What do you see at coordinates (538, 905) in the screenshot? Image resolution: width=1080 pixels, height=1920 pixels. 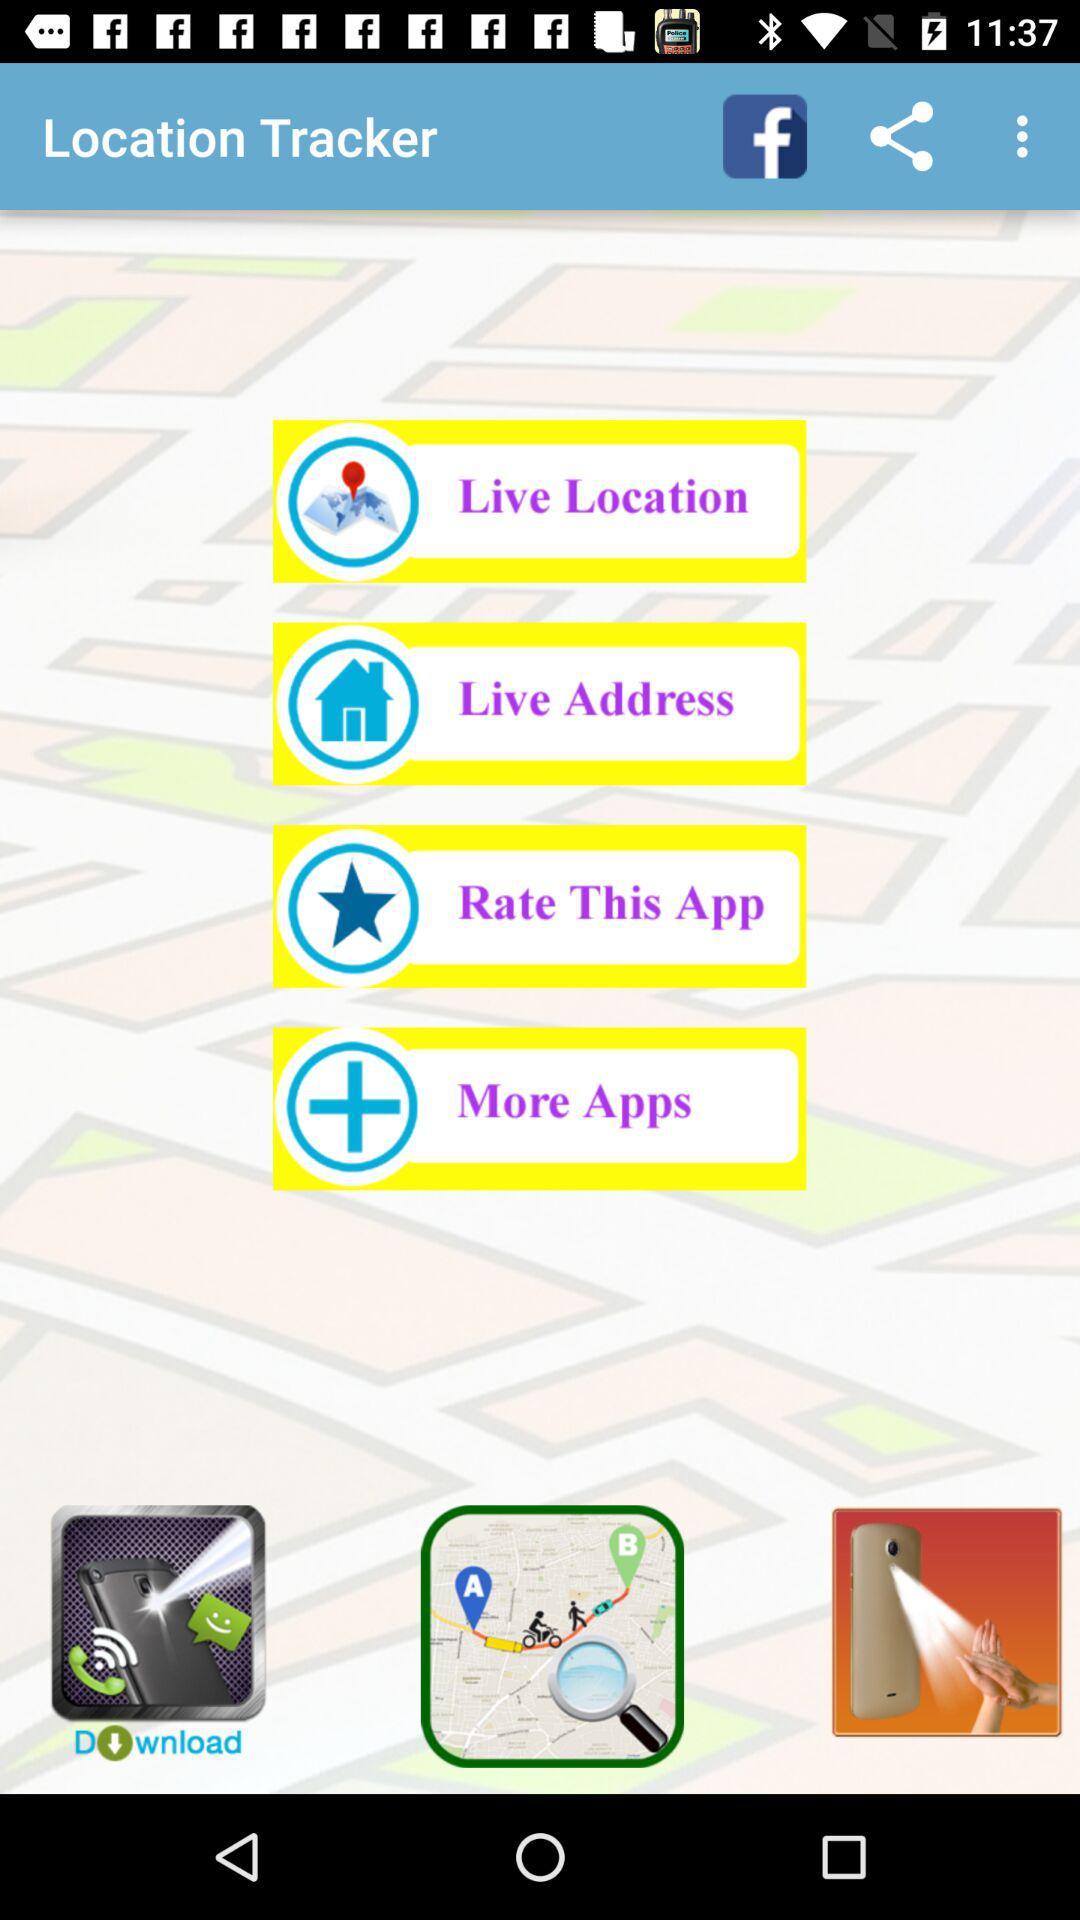 I see `the highlighted area wants people to rate the app` at bounding box center [538, 905].